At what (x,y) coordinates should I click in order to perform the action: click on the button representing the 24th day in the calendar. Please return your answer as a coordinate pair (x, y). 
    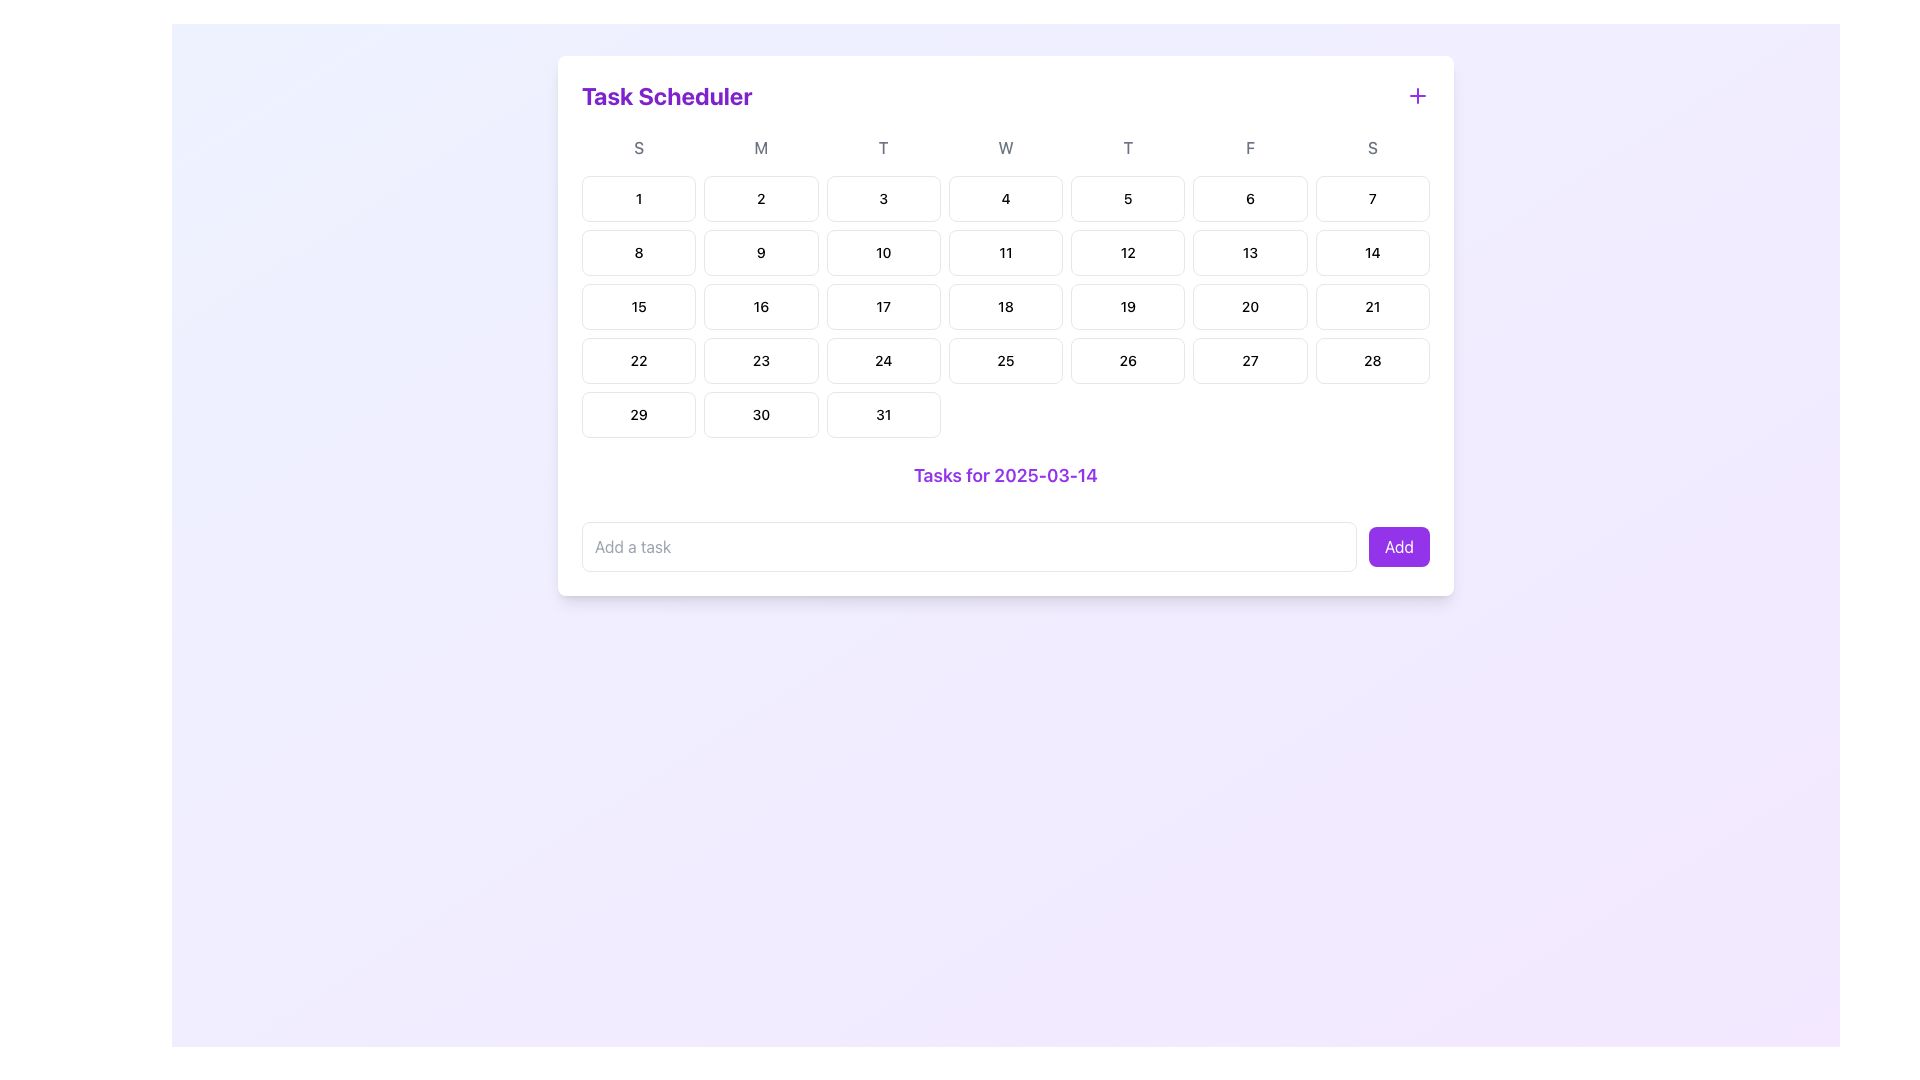
    Looking at the image, I should click on (882, 361).